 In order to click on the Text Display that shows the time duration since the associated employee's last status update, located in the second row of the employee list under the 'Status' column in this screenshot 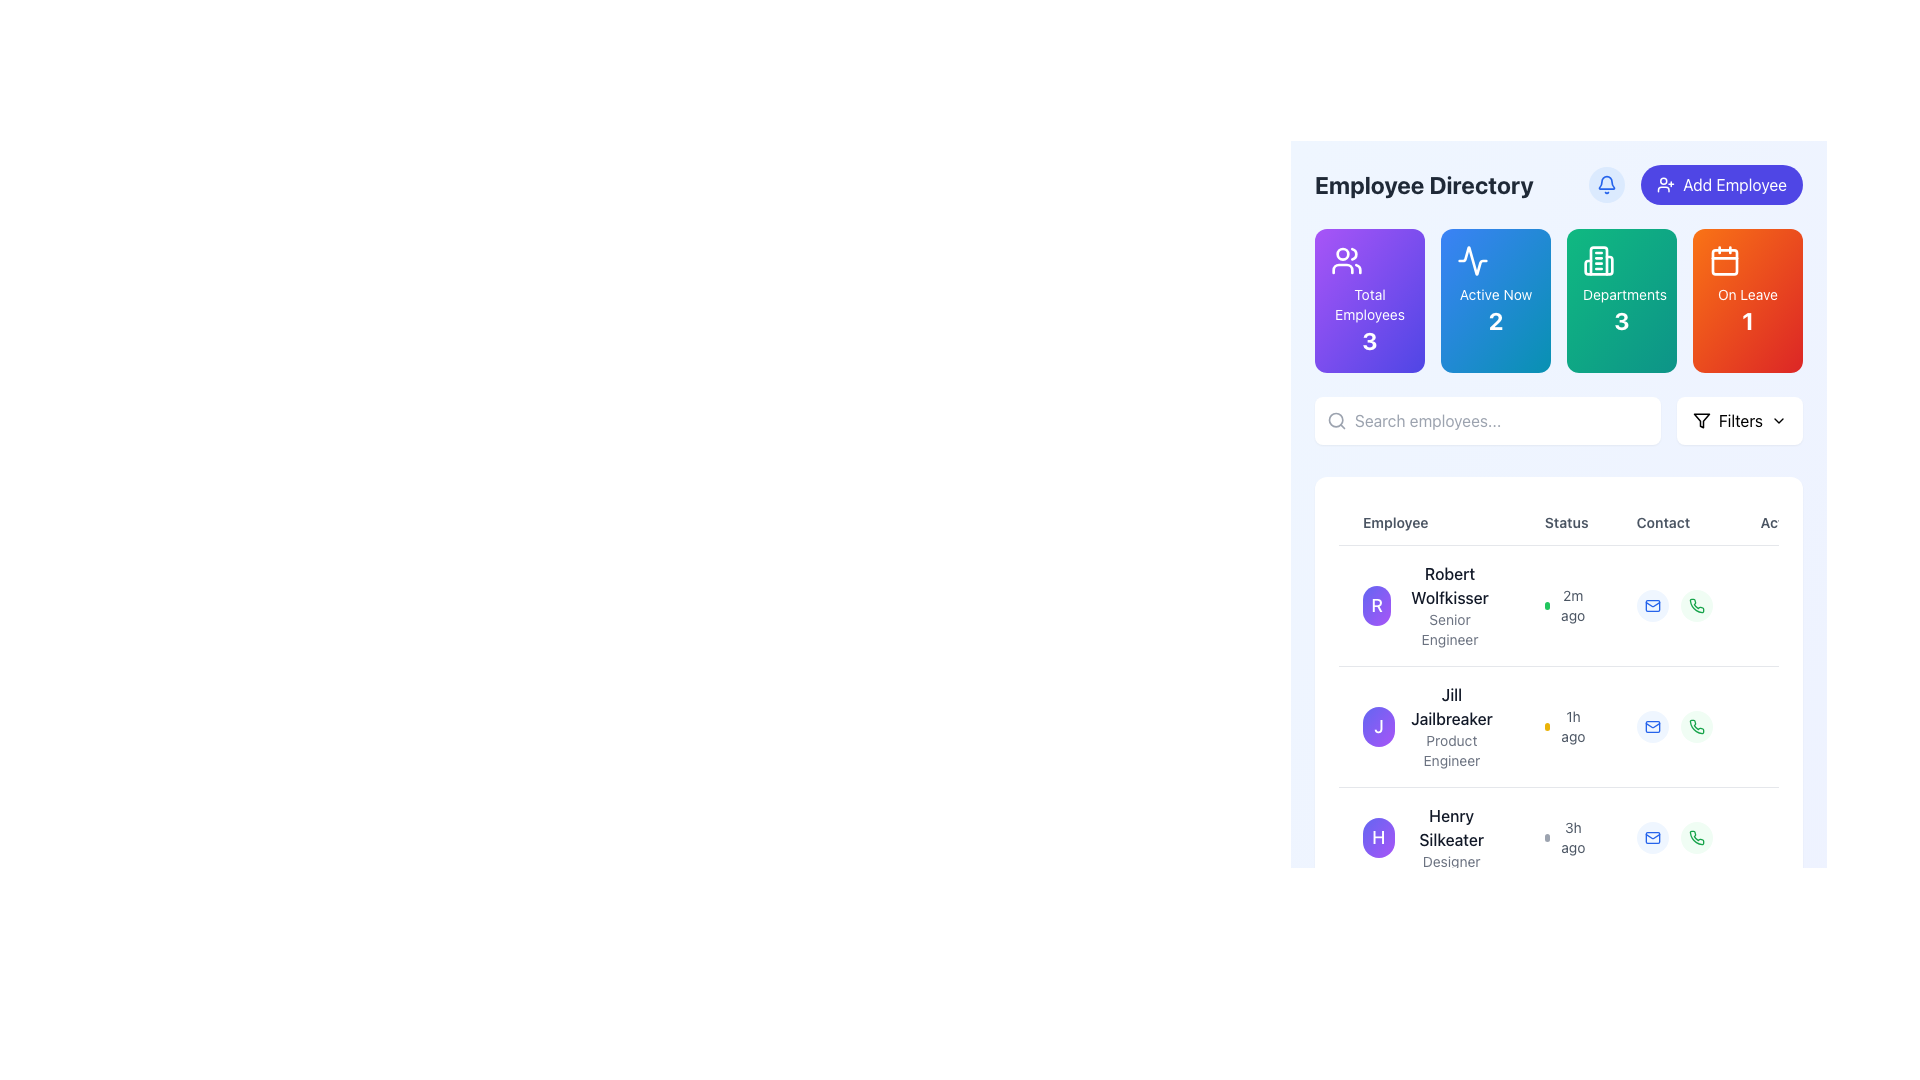, I will do `click(1565, 726)`.